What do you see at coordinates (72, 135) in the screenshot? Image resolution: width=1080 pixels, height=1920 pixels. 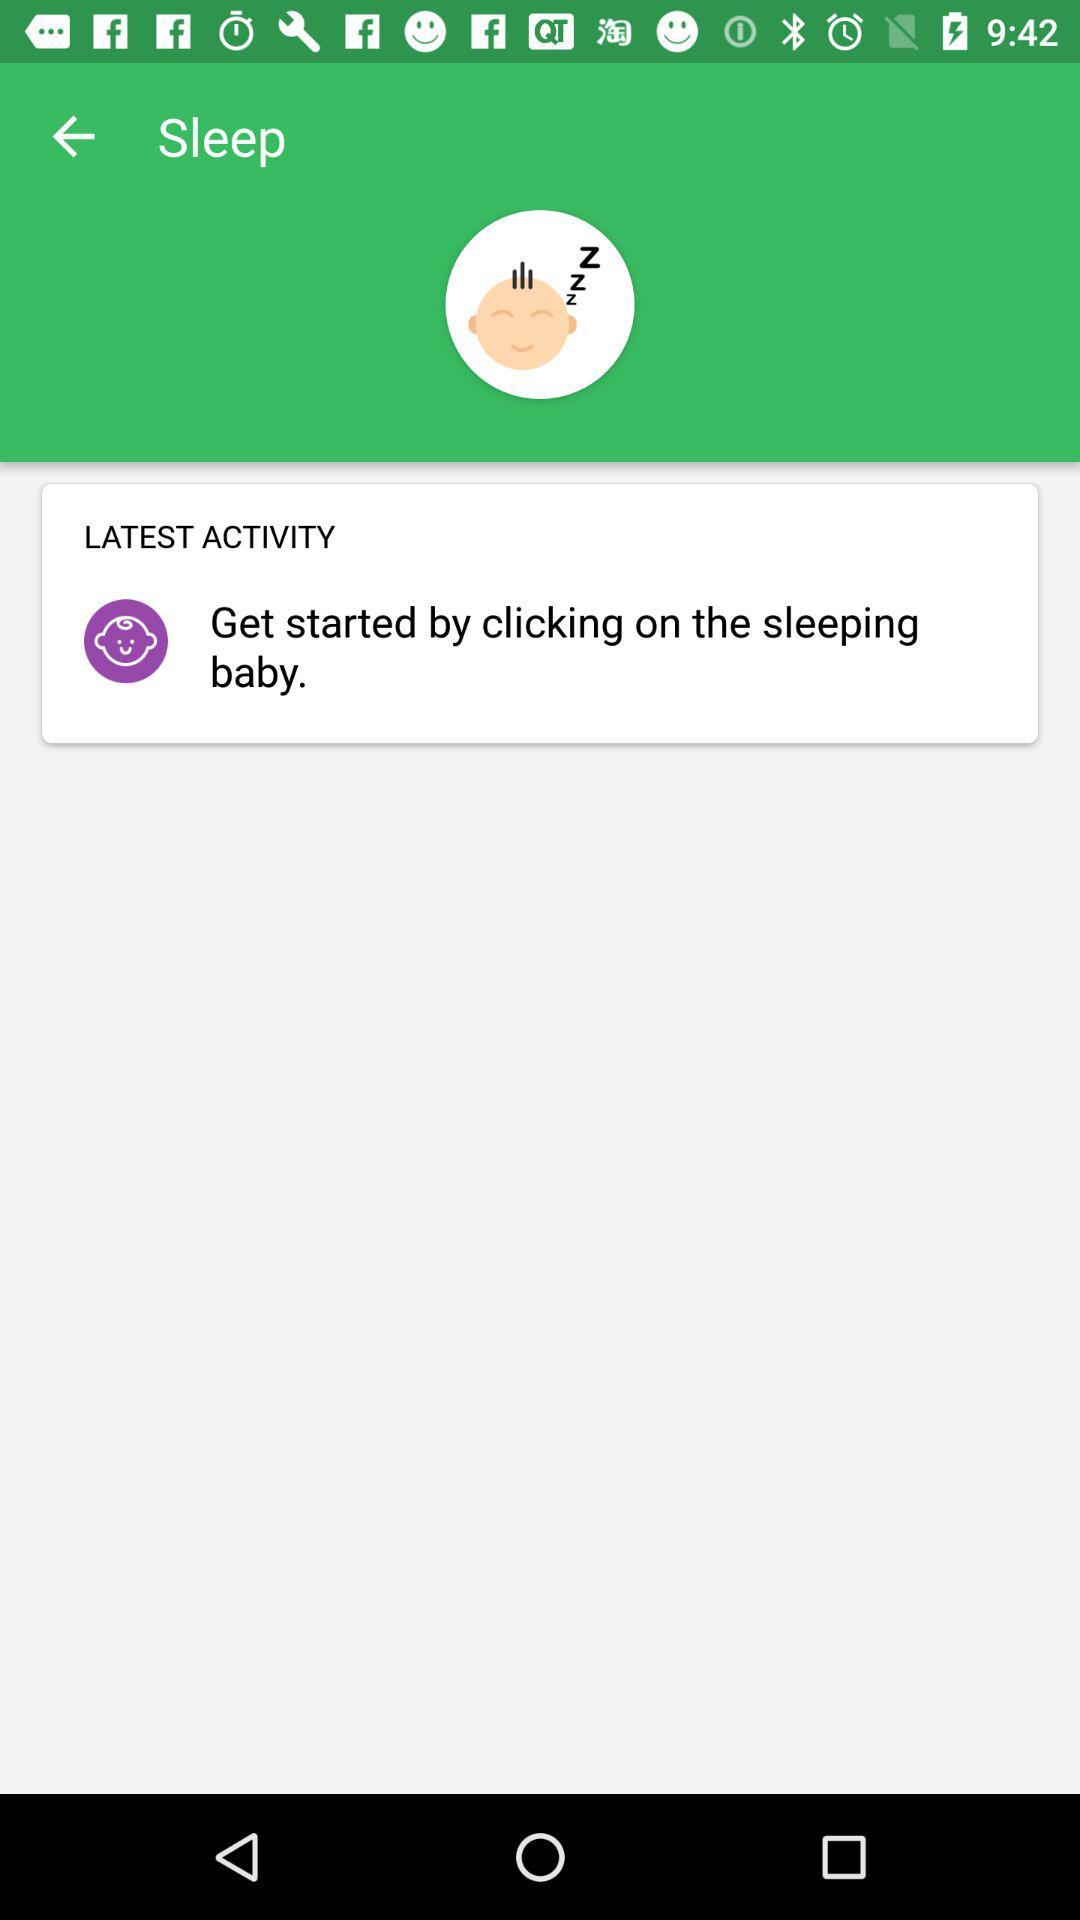 I see `the icon to the left of sleep` at bounding box center [72, 135].